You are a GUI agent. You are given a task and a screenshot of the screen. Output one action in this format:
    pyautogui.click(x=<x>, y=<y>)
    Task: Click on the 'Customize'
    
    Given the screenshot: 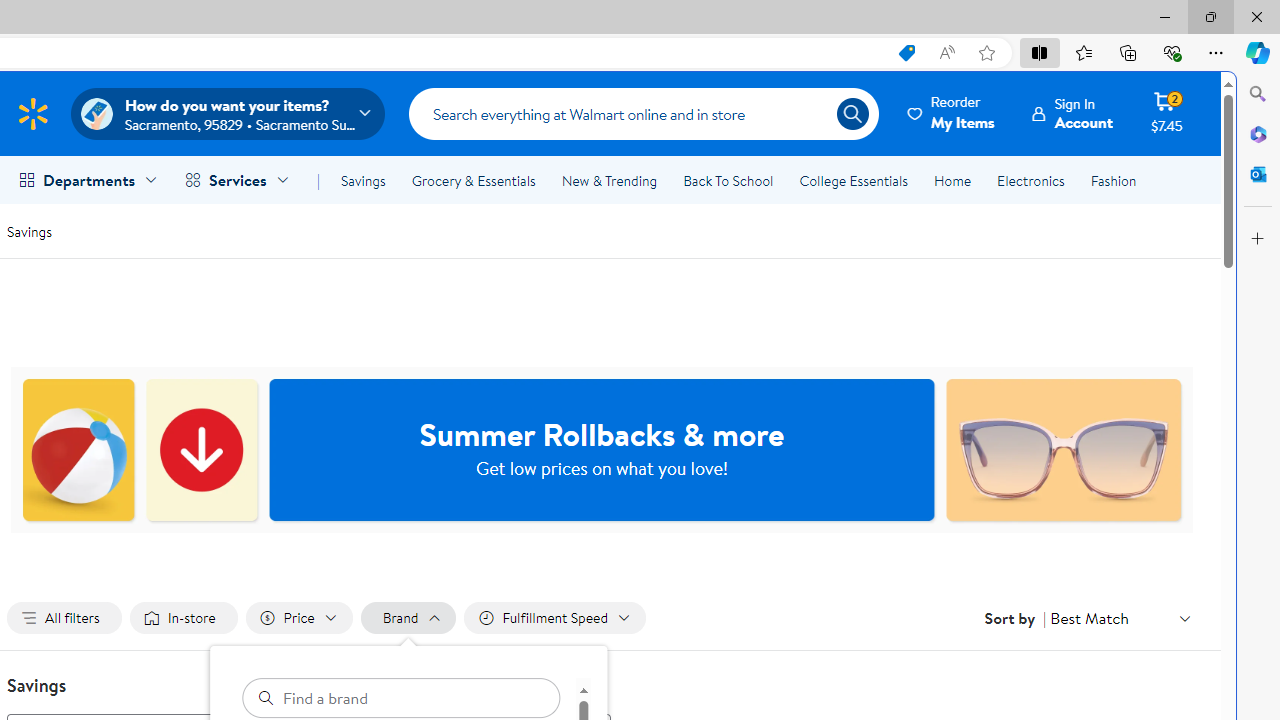 What is the action you would take?
    pyautogui.click(x=1257, y=238)
    